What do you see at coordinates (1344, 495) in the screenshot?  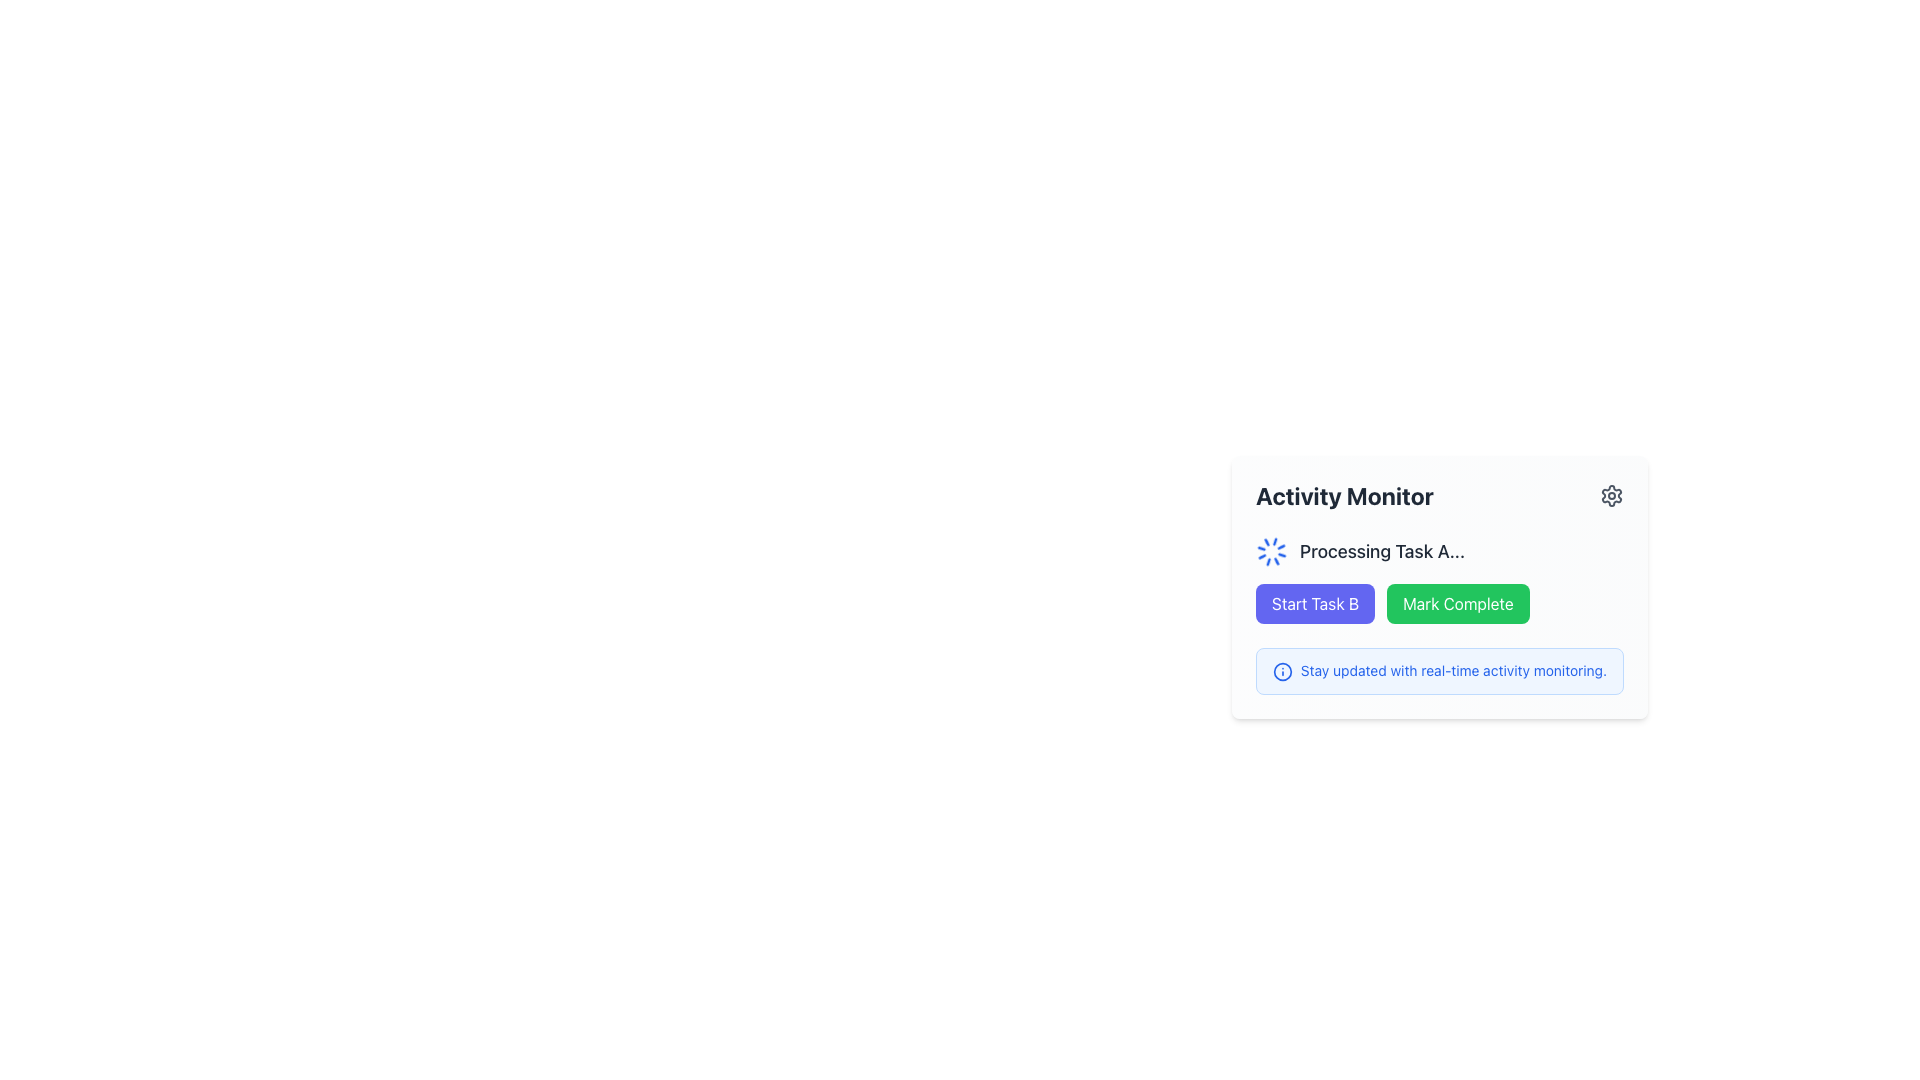 I see `the 'Activity Monitor' static text label, which is a bold and large dark gray text positioned at the top of a card-like widget, adjacent to a gear icon` at bounding box center [1344, 495].